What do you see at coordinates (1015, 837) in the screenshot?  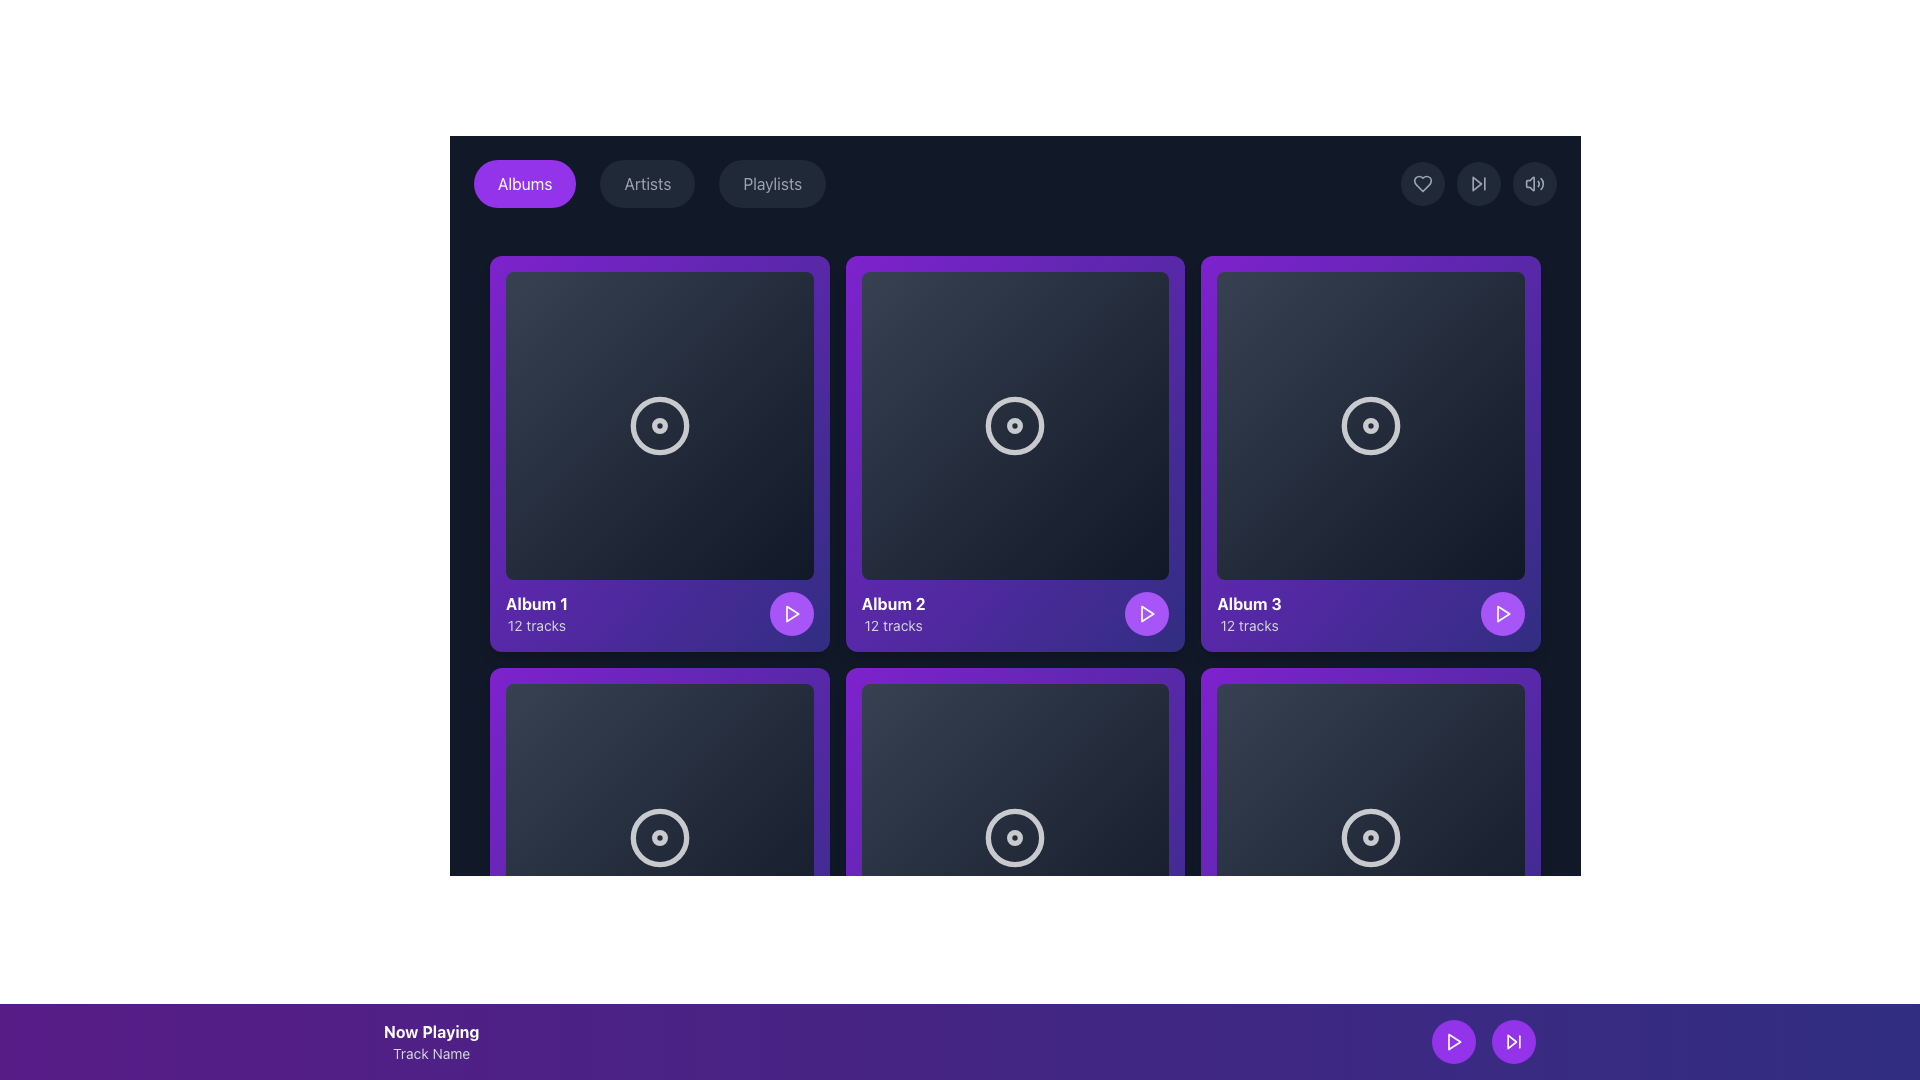 I see `the album icon representing a disc or music record, located in the third card from the left in the bottom row of a 3x3 grid of album cards, which is surrounded by a purple border` at bounding box center [1015, 837].